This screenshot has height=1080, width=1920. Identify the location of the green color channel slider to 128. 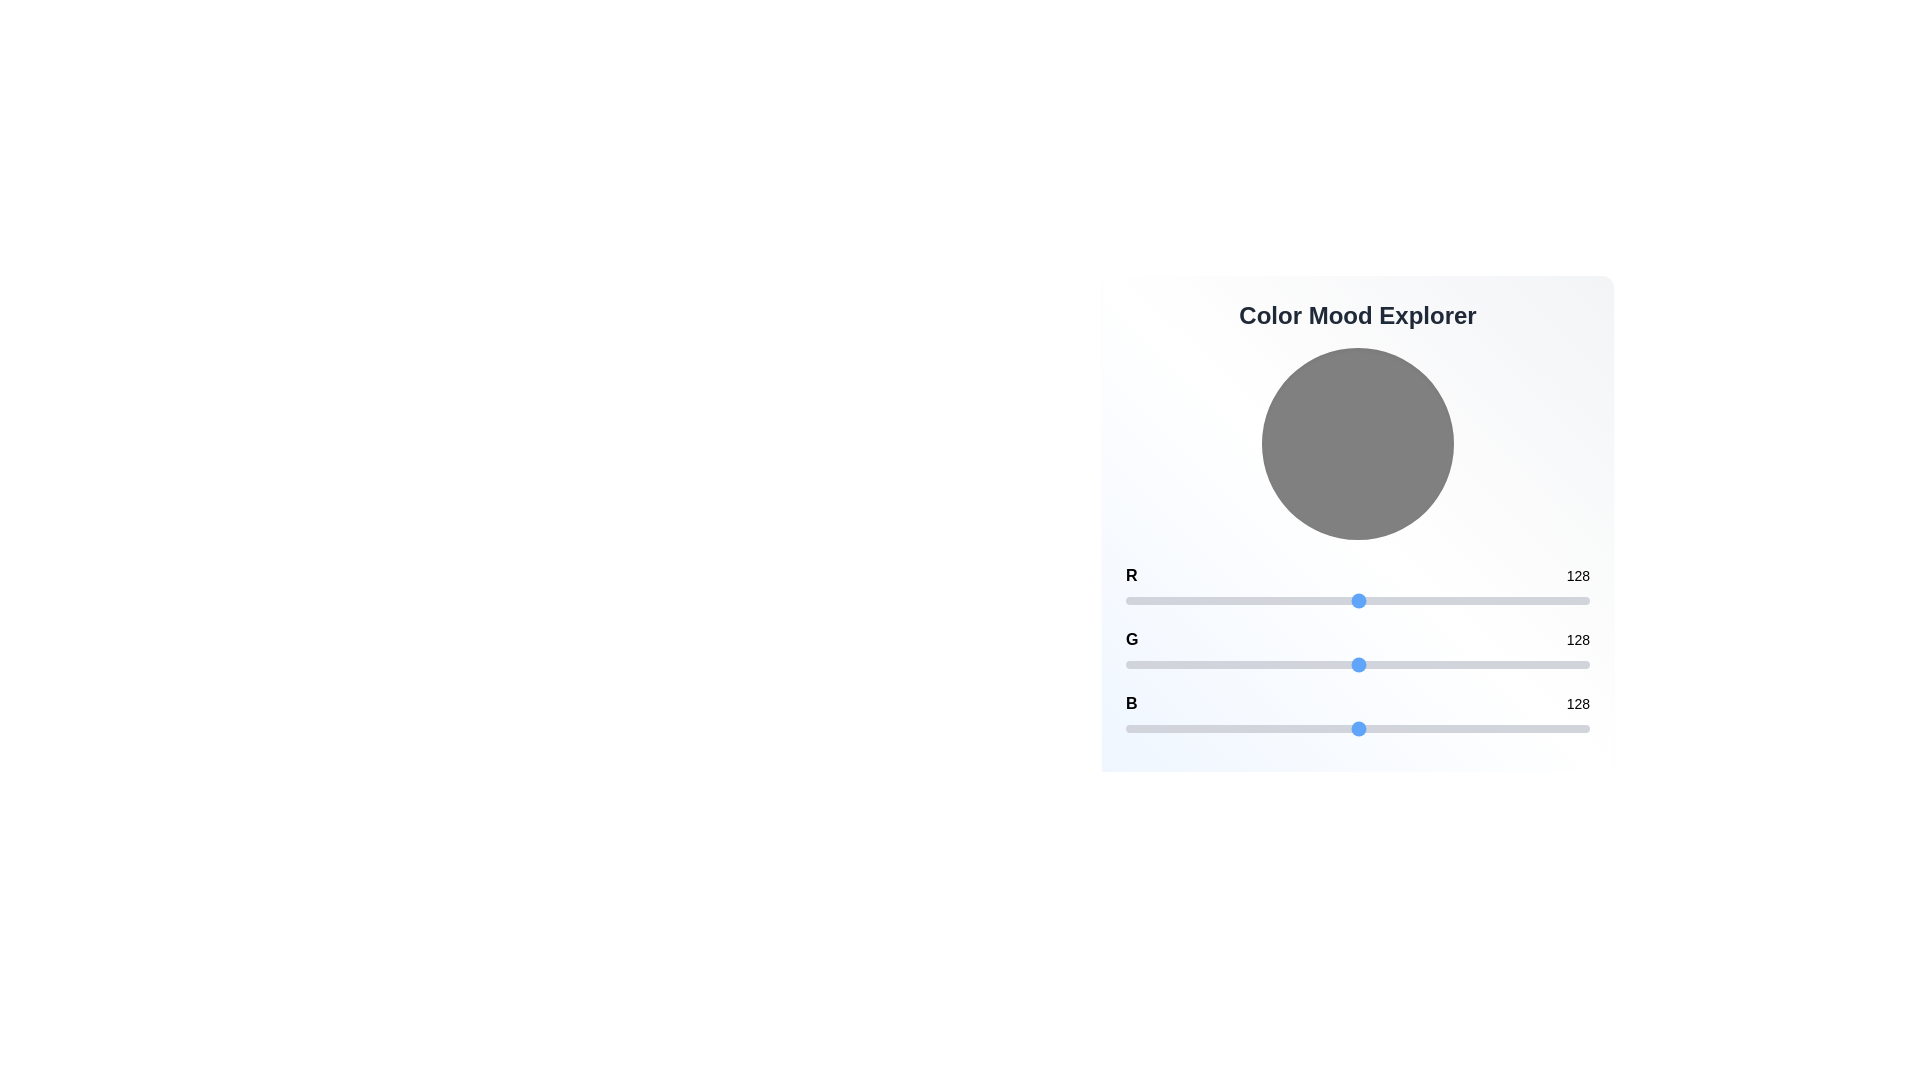
(1358, 664).